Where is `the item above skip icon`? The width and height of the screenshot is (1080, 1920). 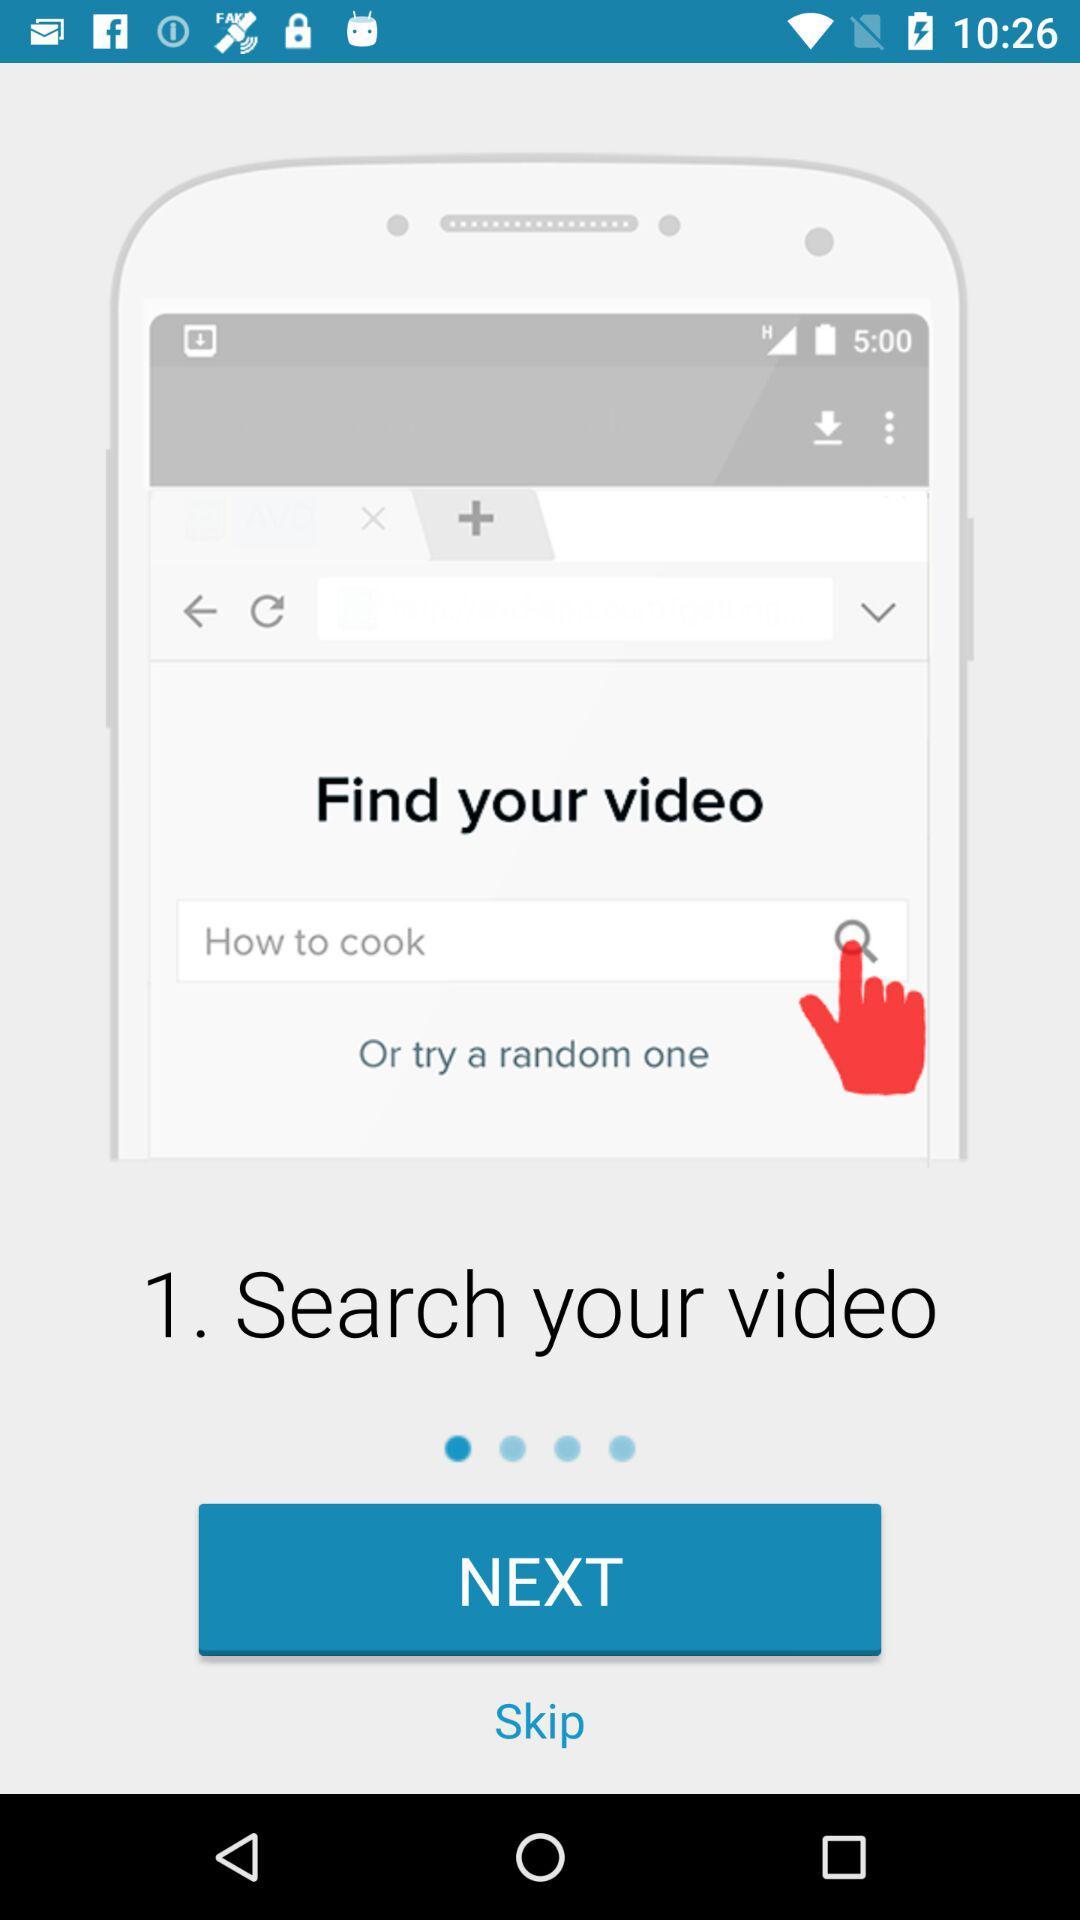
the item above skip icon is located at coordinates (540, 1578).